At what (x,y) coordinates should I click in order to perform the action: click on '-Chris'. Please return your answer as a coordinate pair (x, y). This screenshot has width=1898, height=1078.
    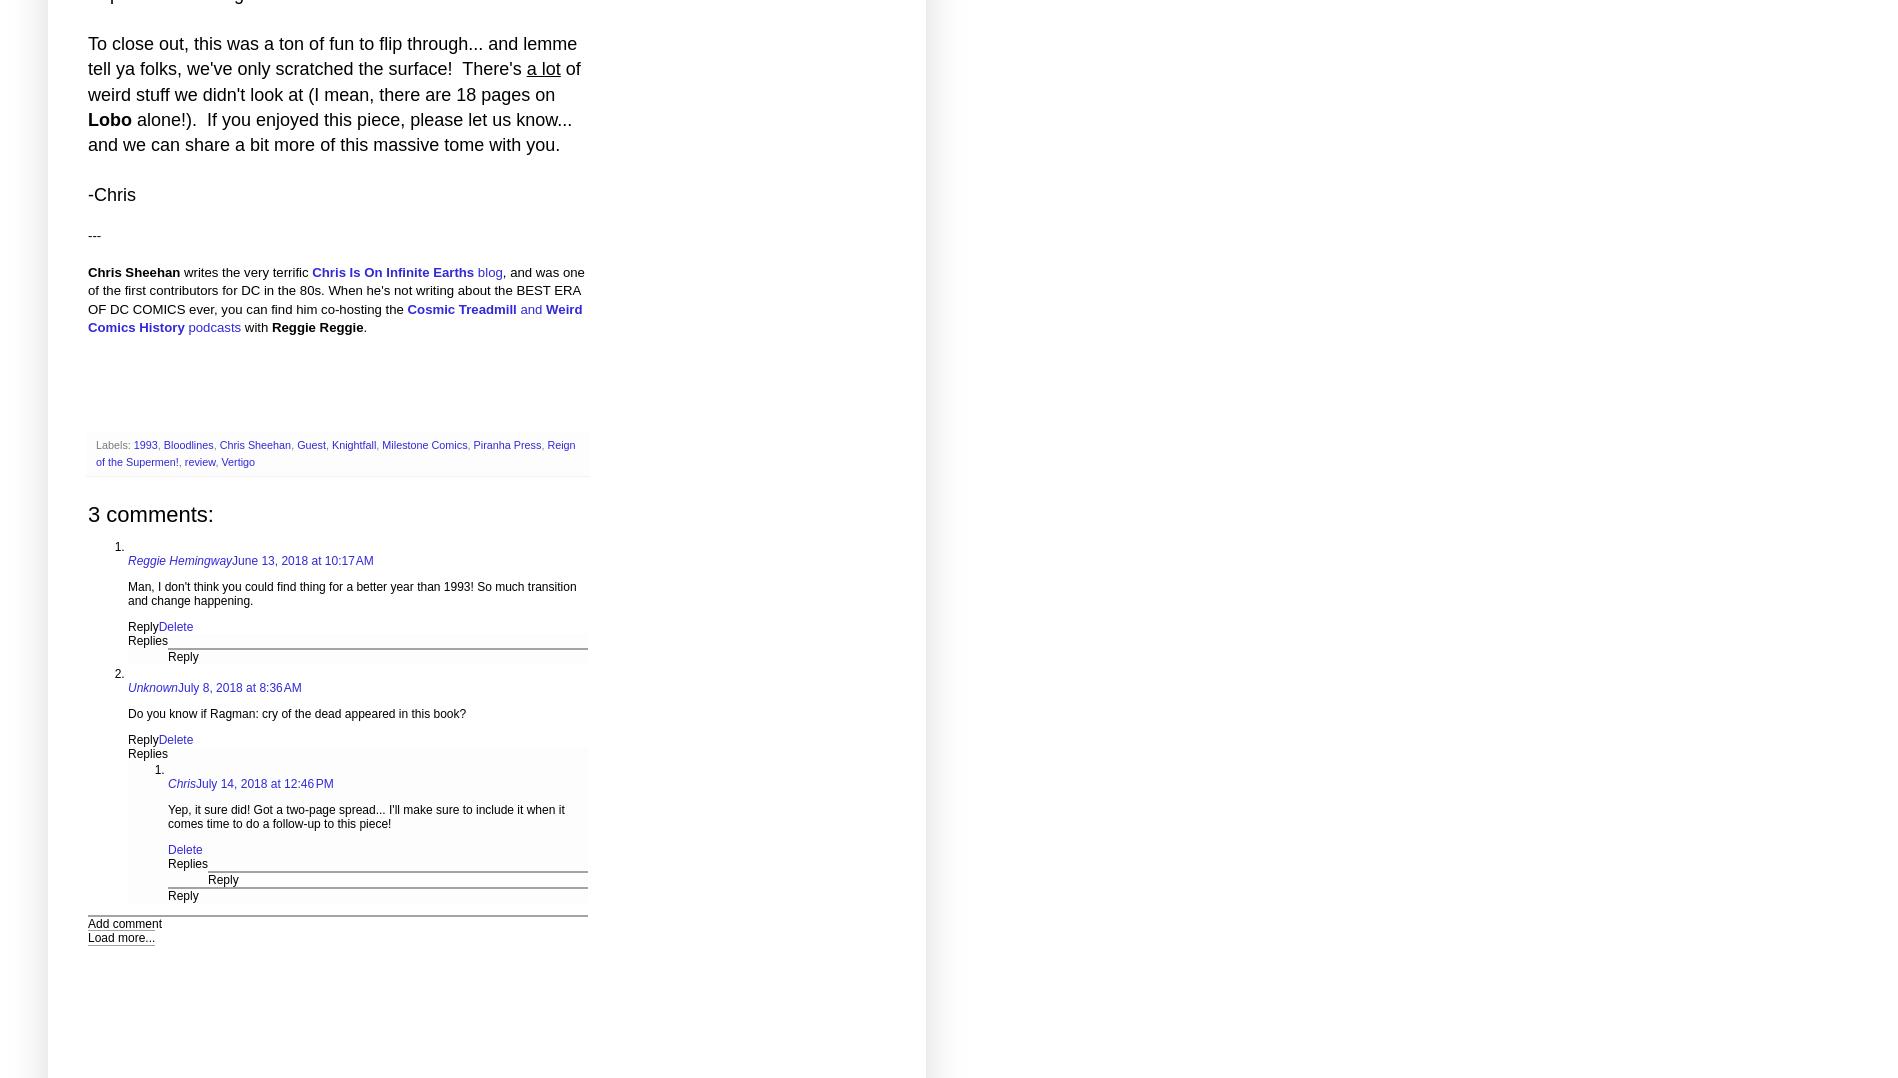
    Looking at the image, I should click on (111, 195).